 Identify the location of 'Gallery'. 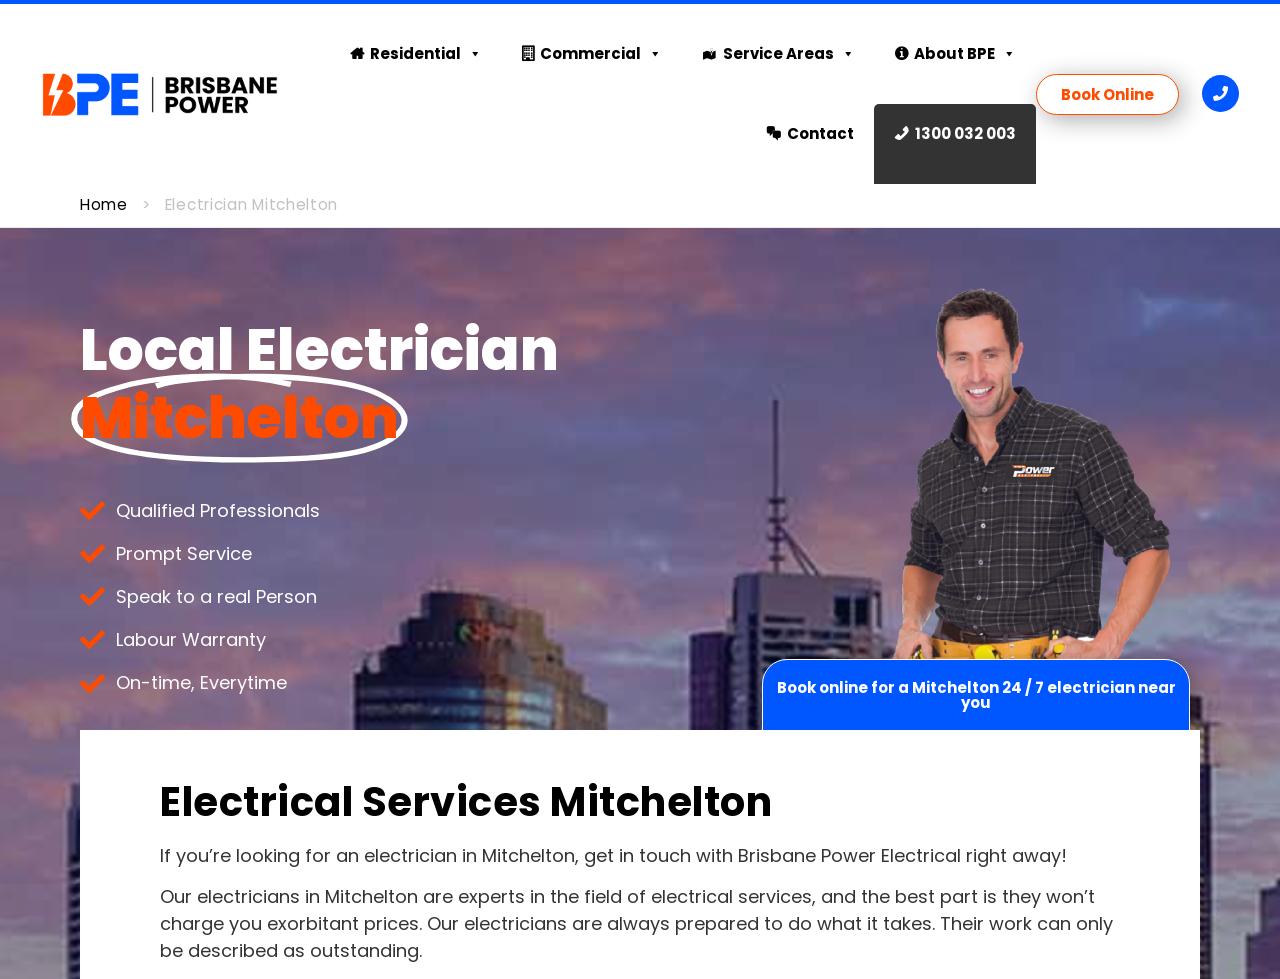
(928, 155).